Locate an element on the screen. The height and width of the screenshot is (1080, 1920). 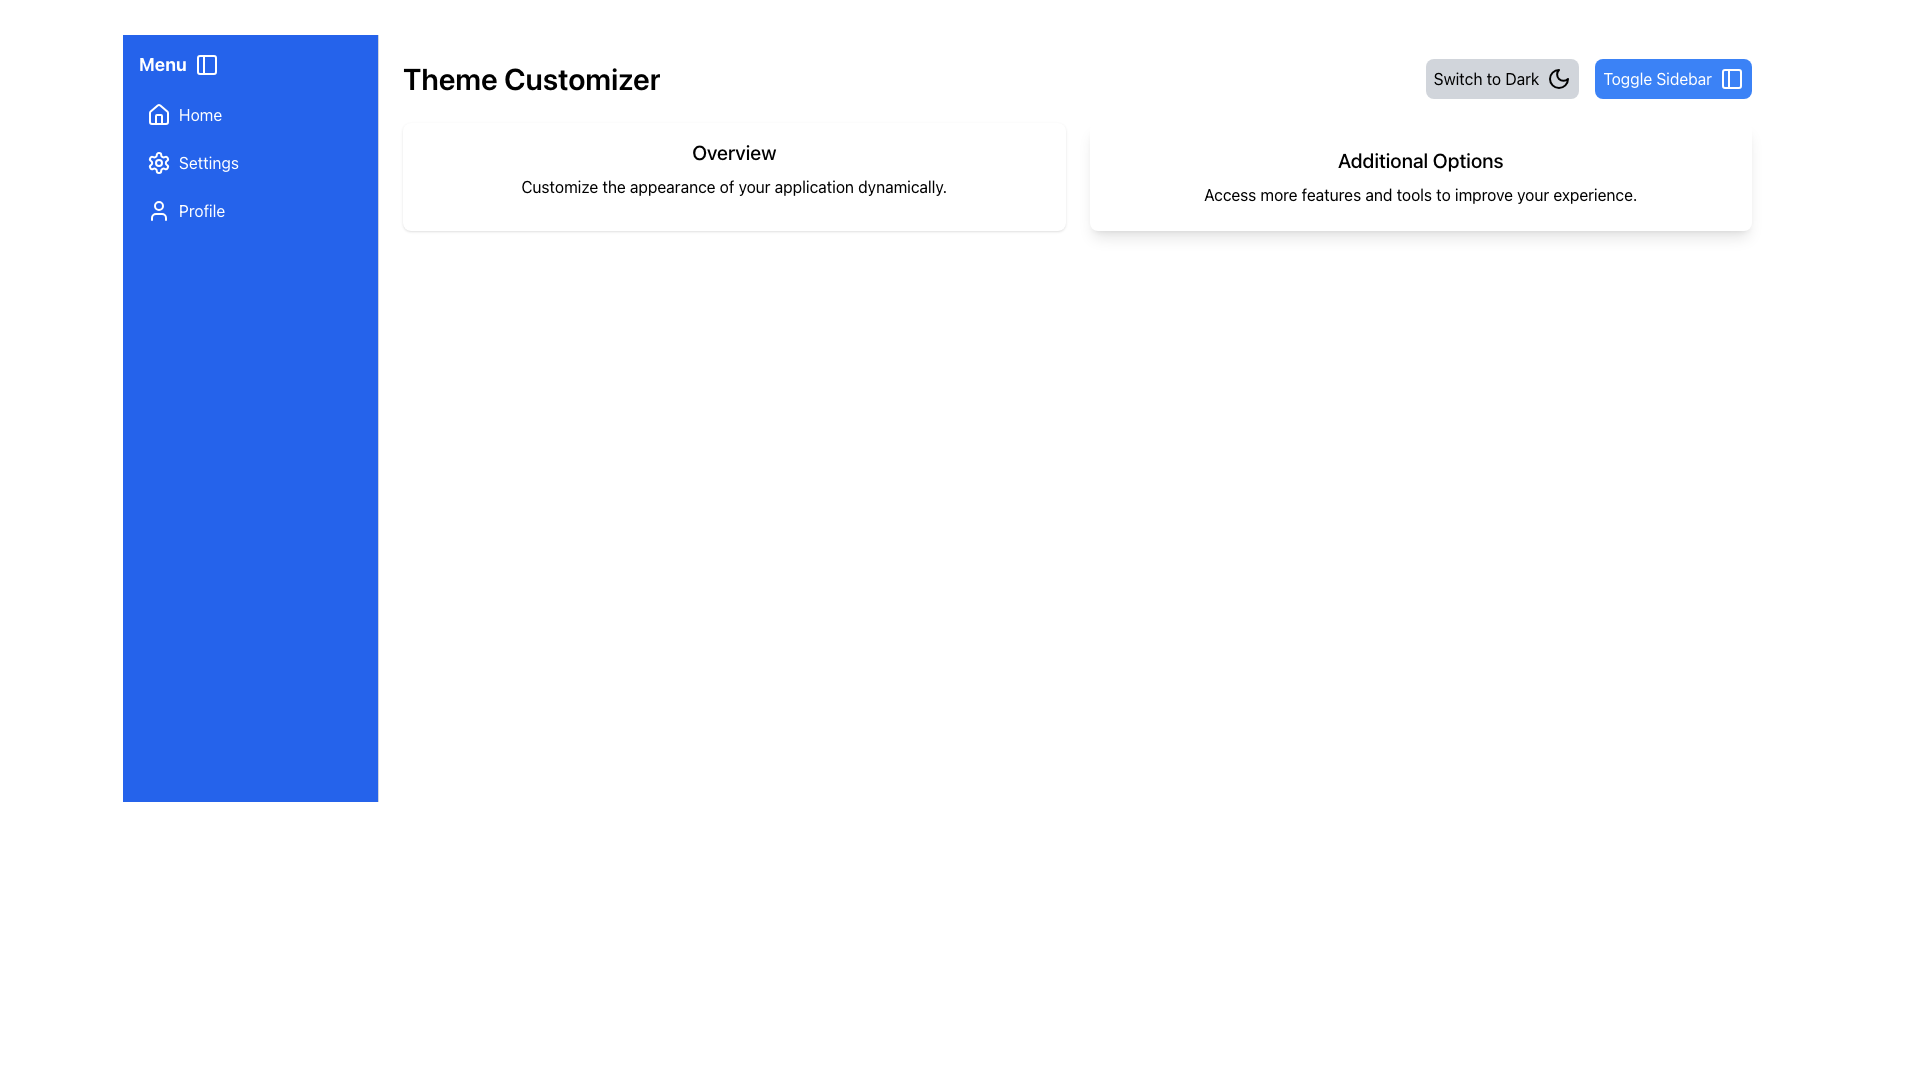
the text element reading 'Customize the appearance of your application dynamically.' which is positioned below the 'Overview' heading in a bordered white box is located at coordinates (733, 186).